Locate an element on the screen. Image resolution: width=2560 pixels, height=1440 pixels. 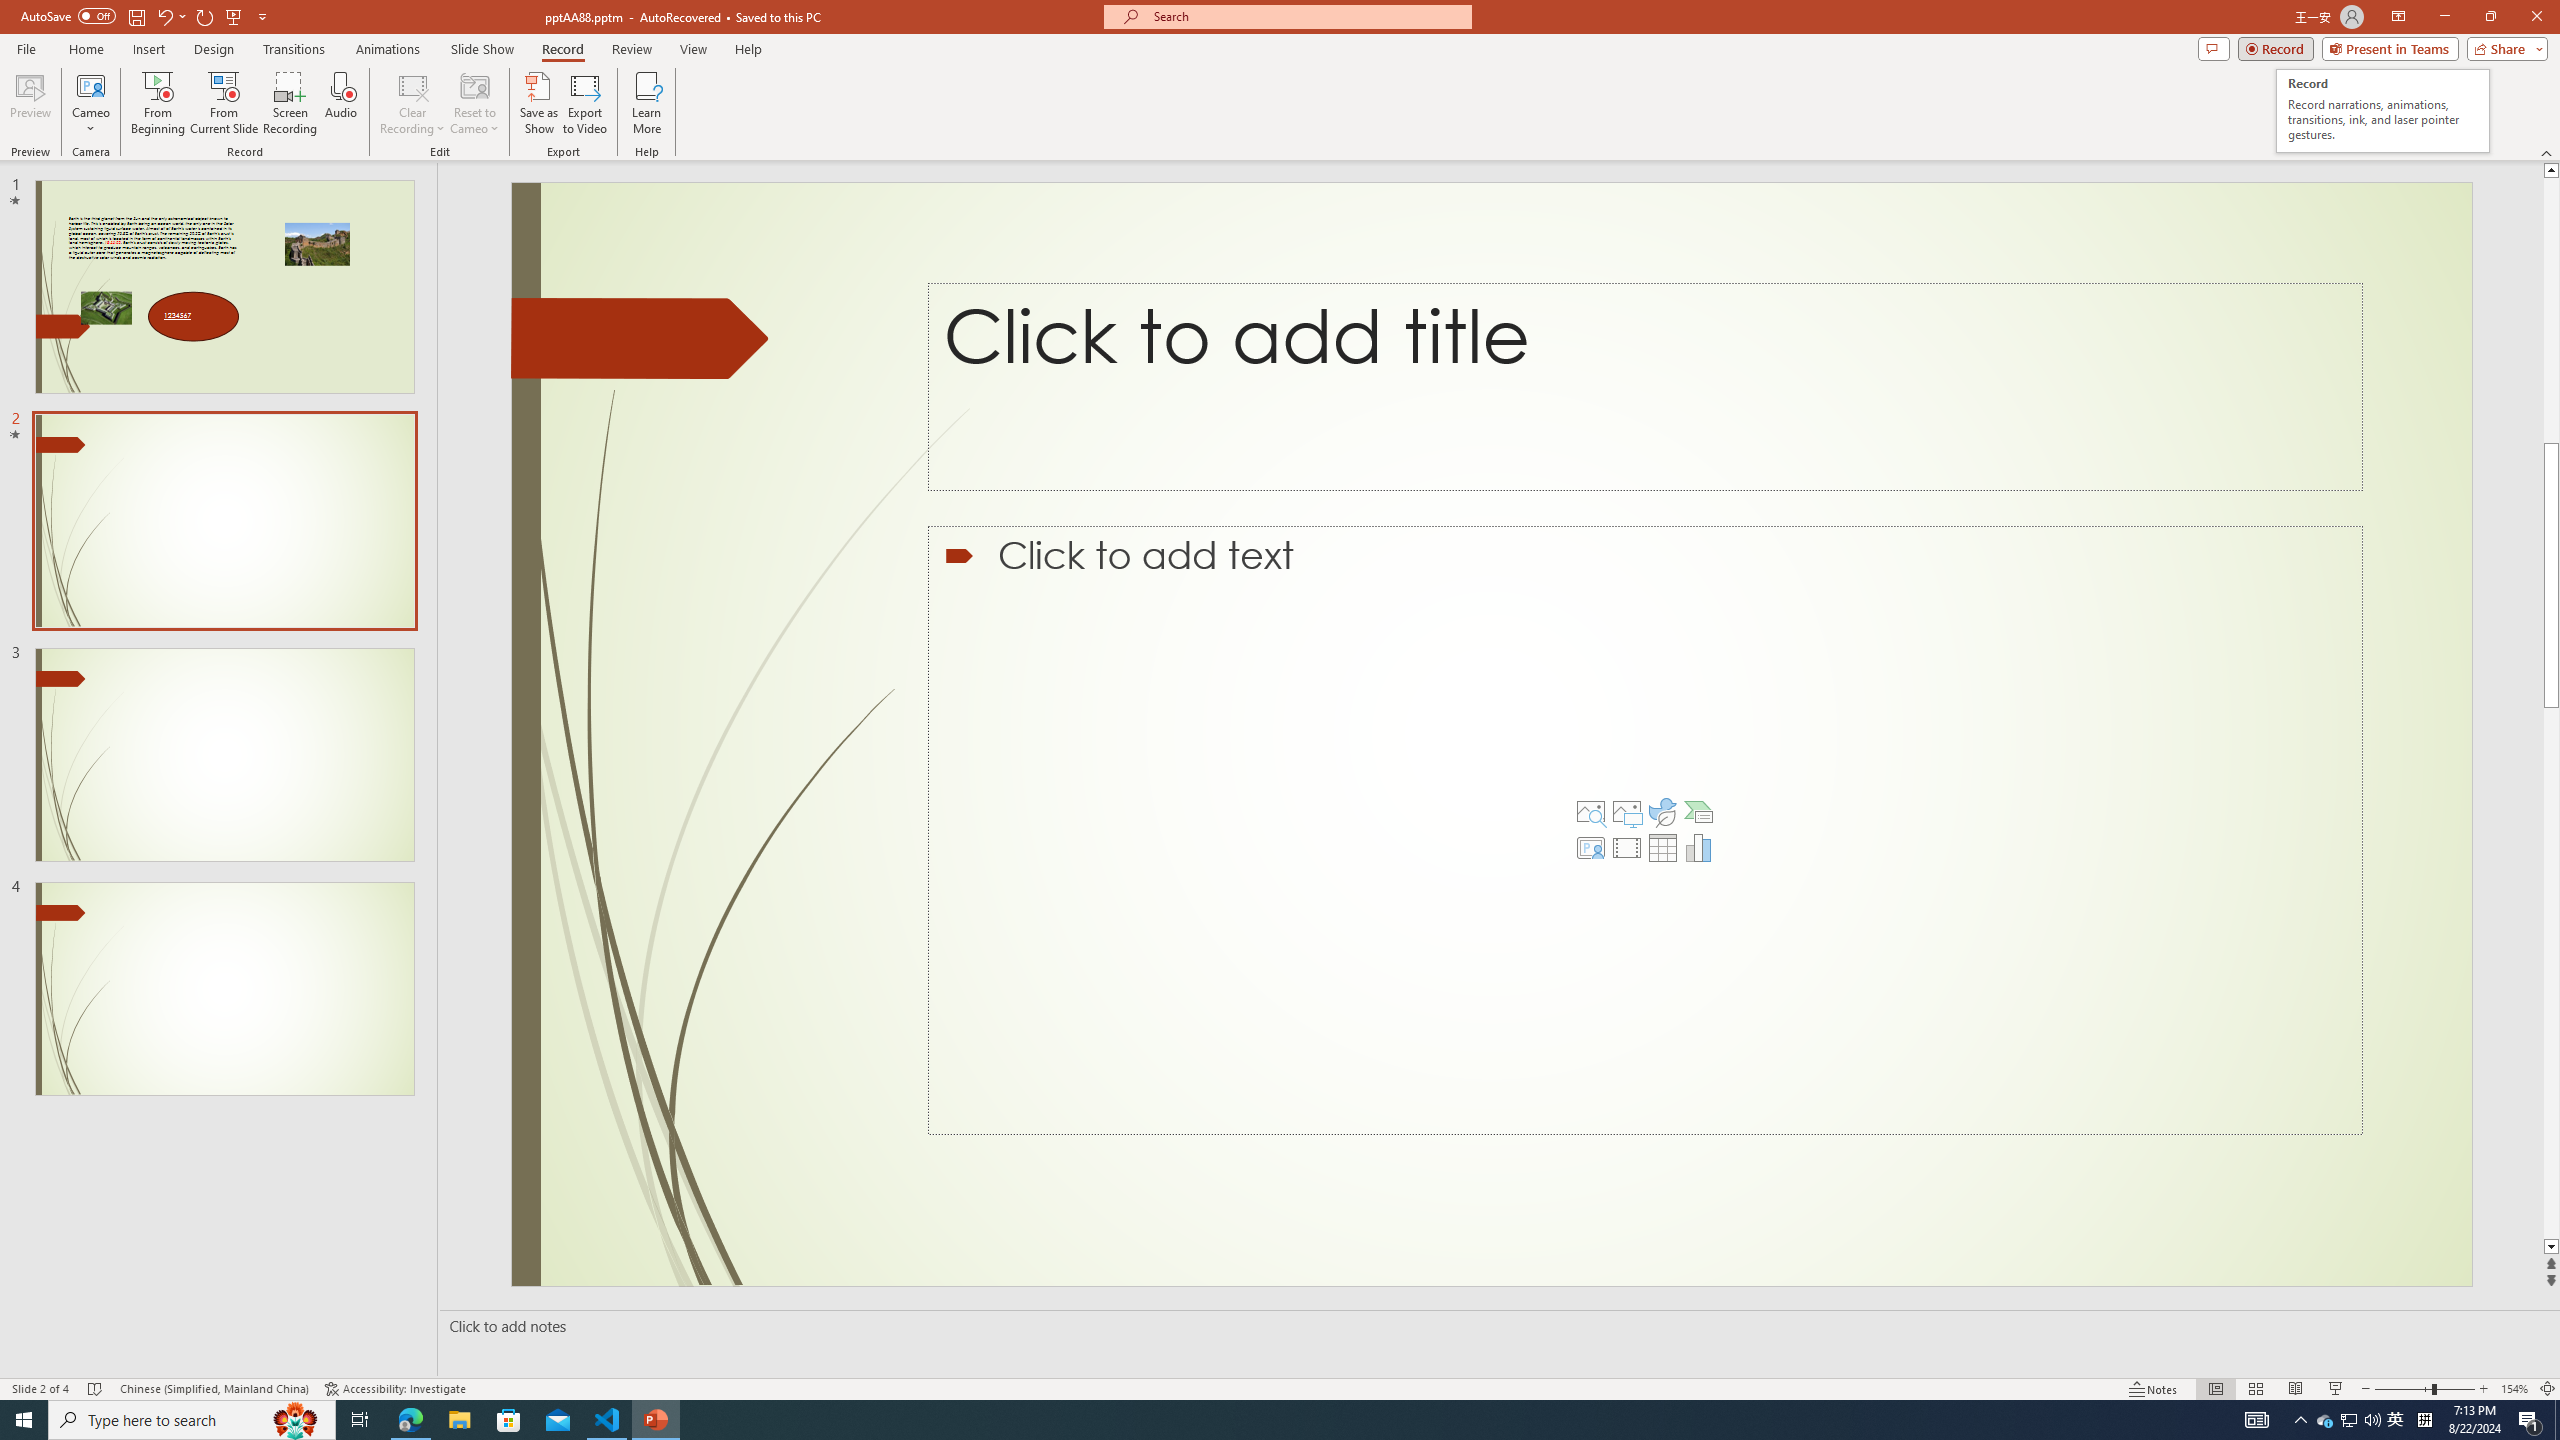
'Insert an Icon' is located at coordinates (1662, 811).